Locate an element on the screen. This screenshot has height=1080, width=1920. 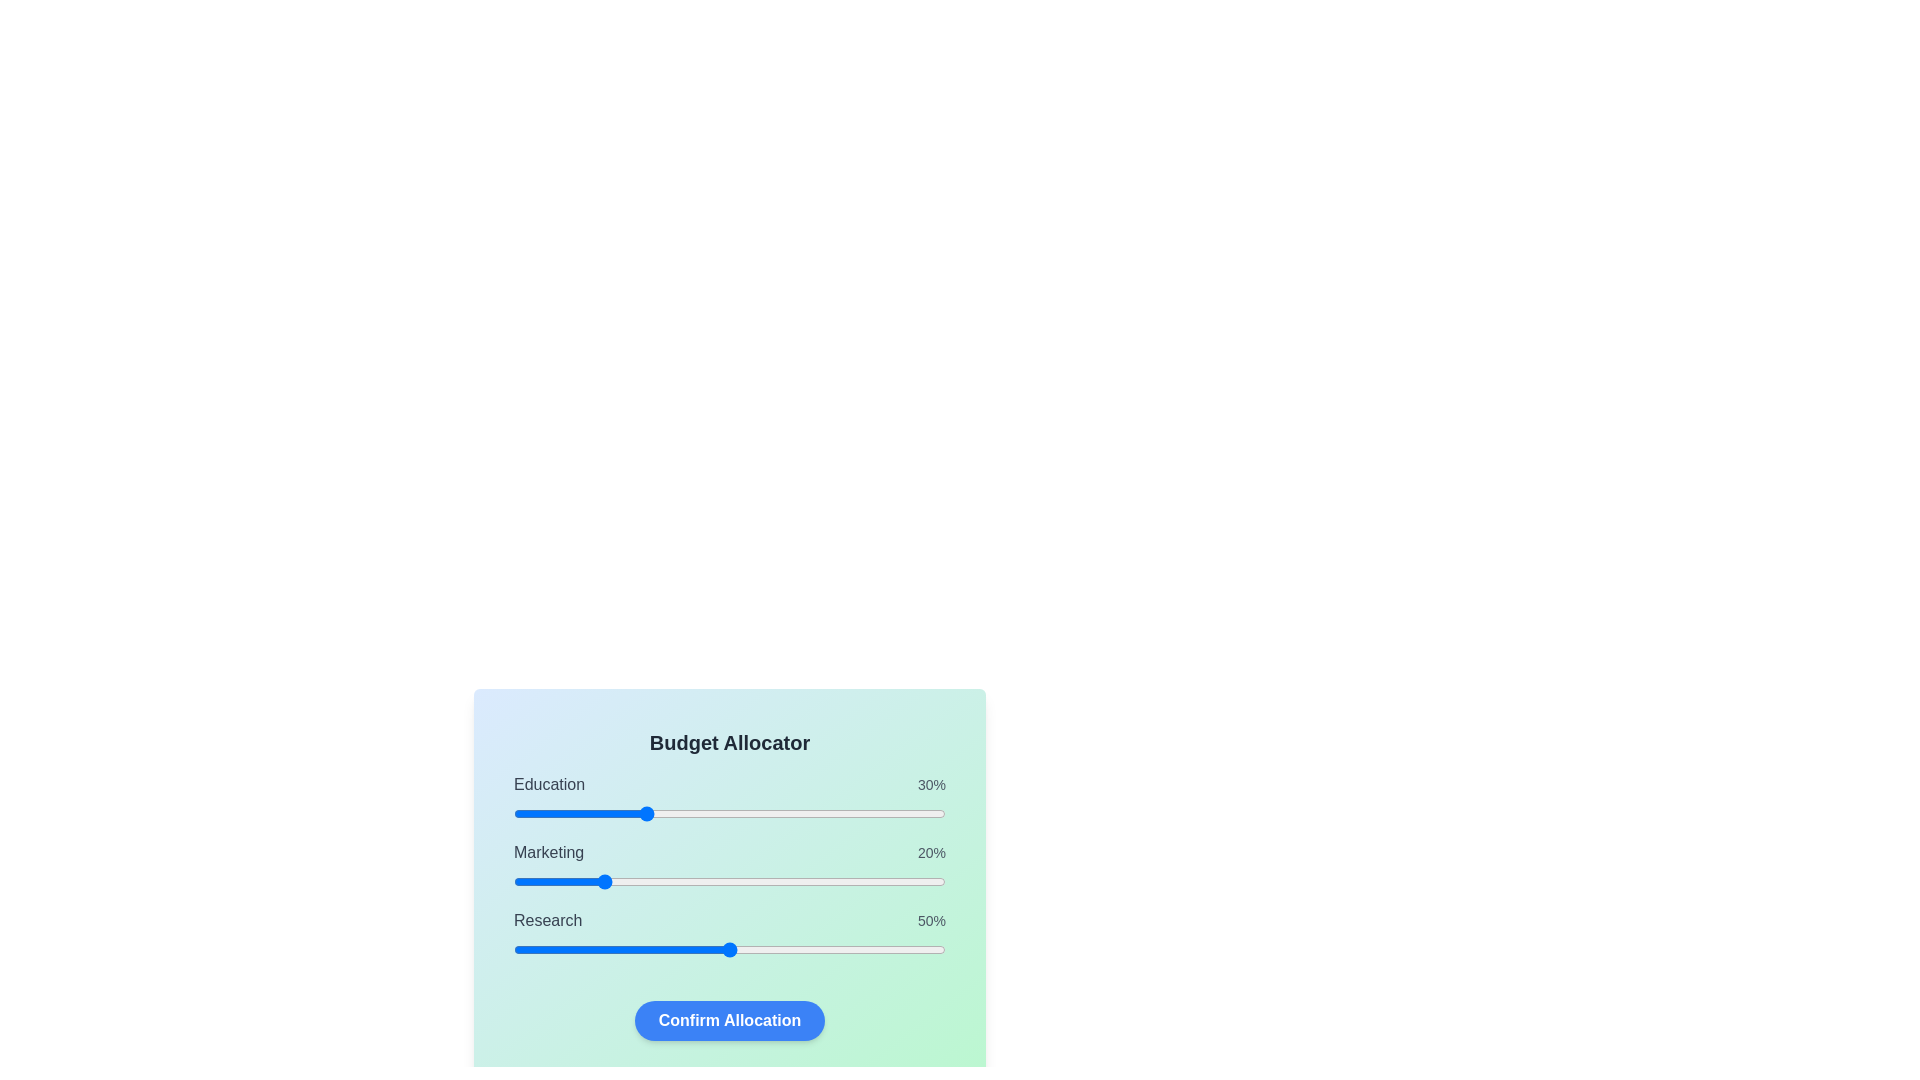
the Research allocation slider to 74% is located at coordinates (833, 948).